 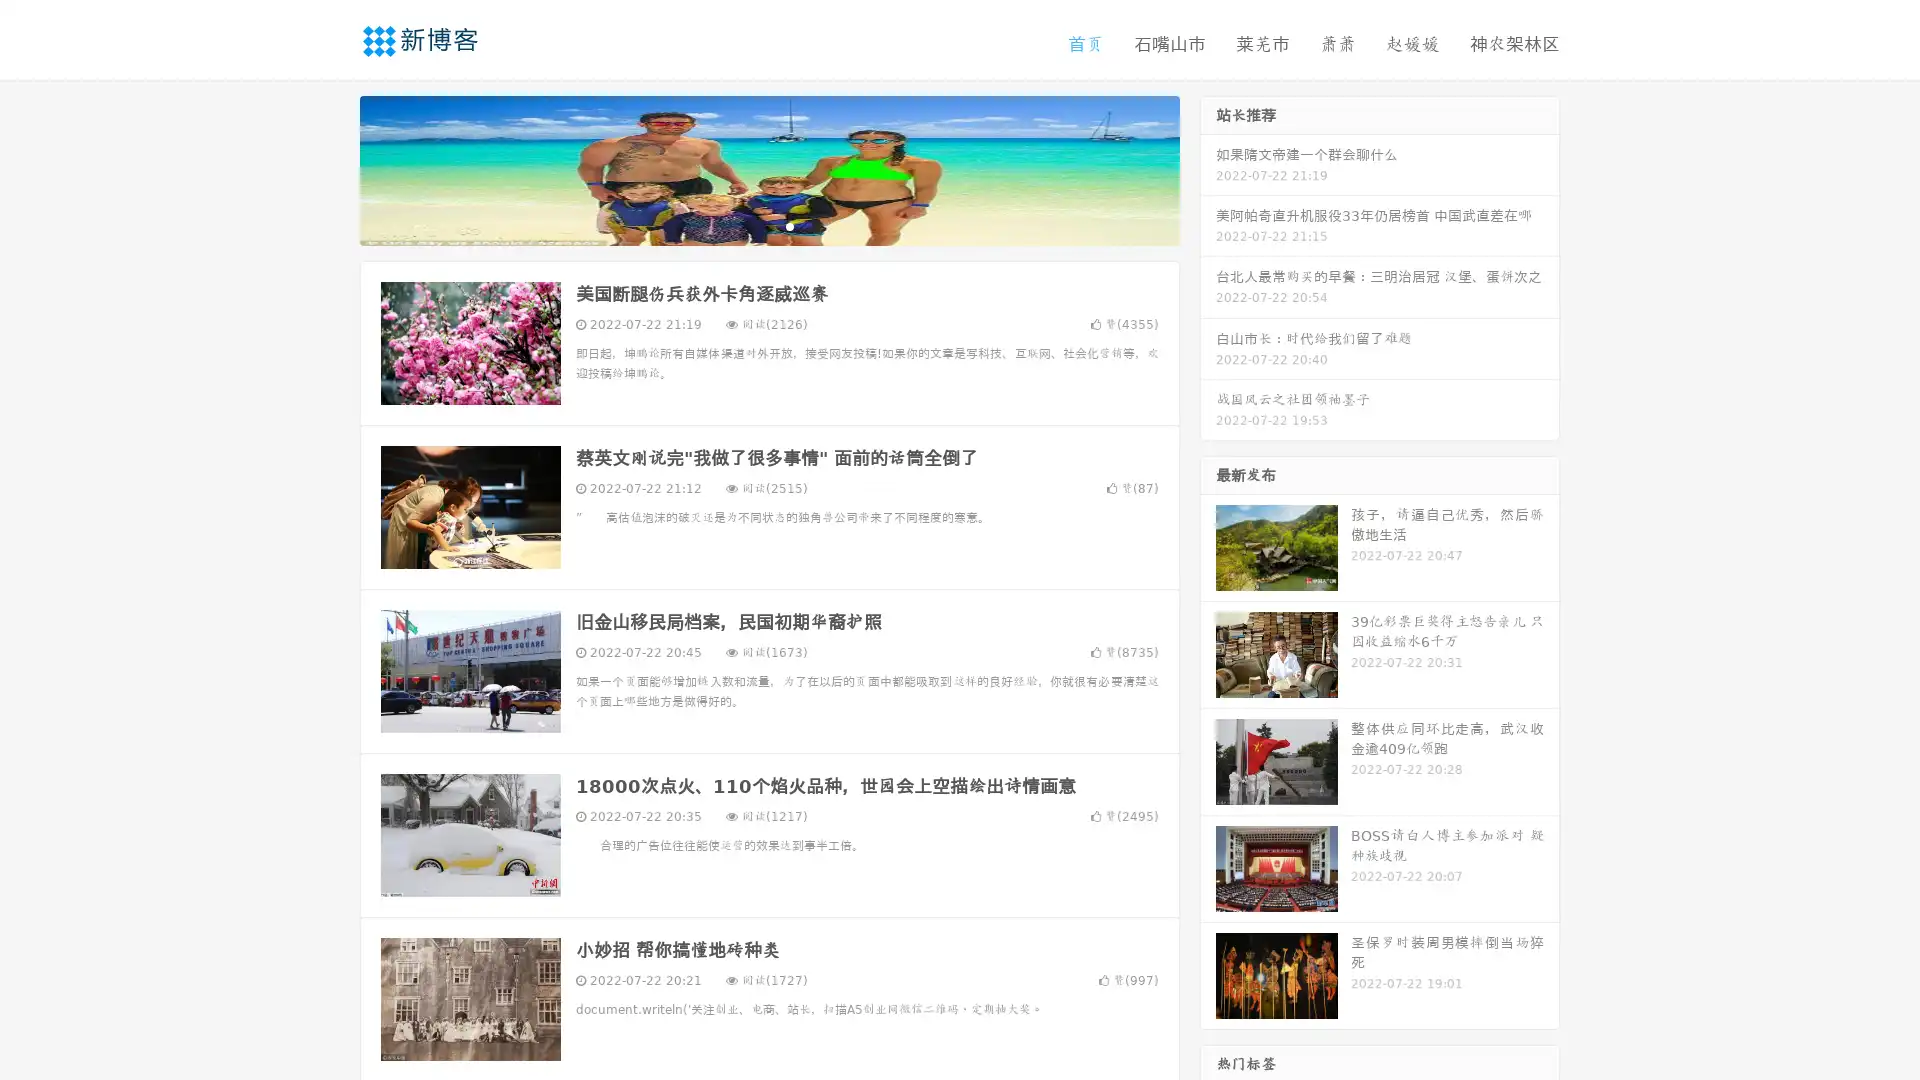 What do you see at coordinates (789, 225) in the screenshot?
I see `Go to slide 3` at bounding box center [789, 225].